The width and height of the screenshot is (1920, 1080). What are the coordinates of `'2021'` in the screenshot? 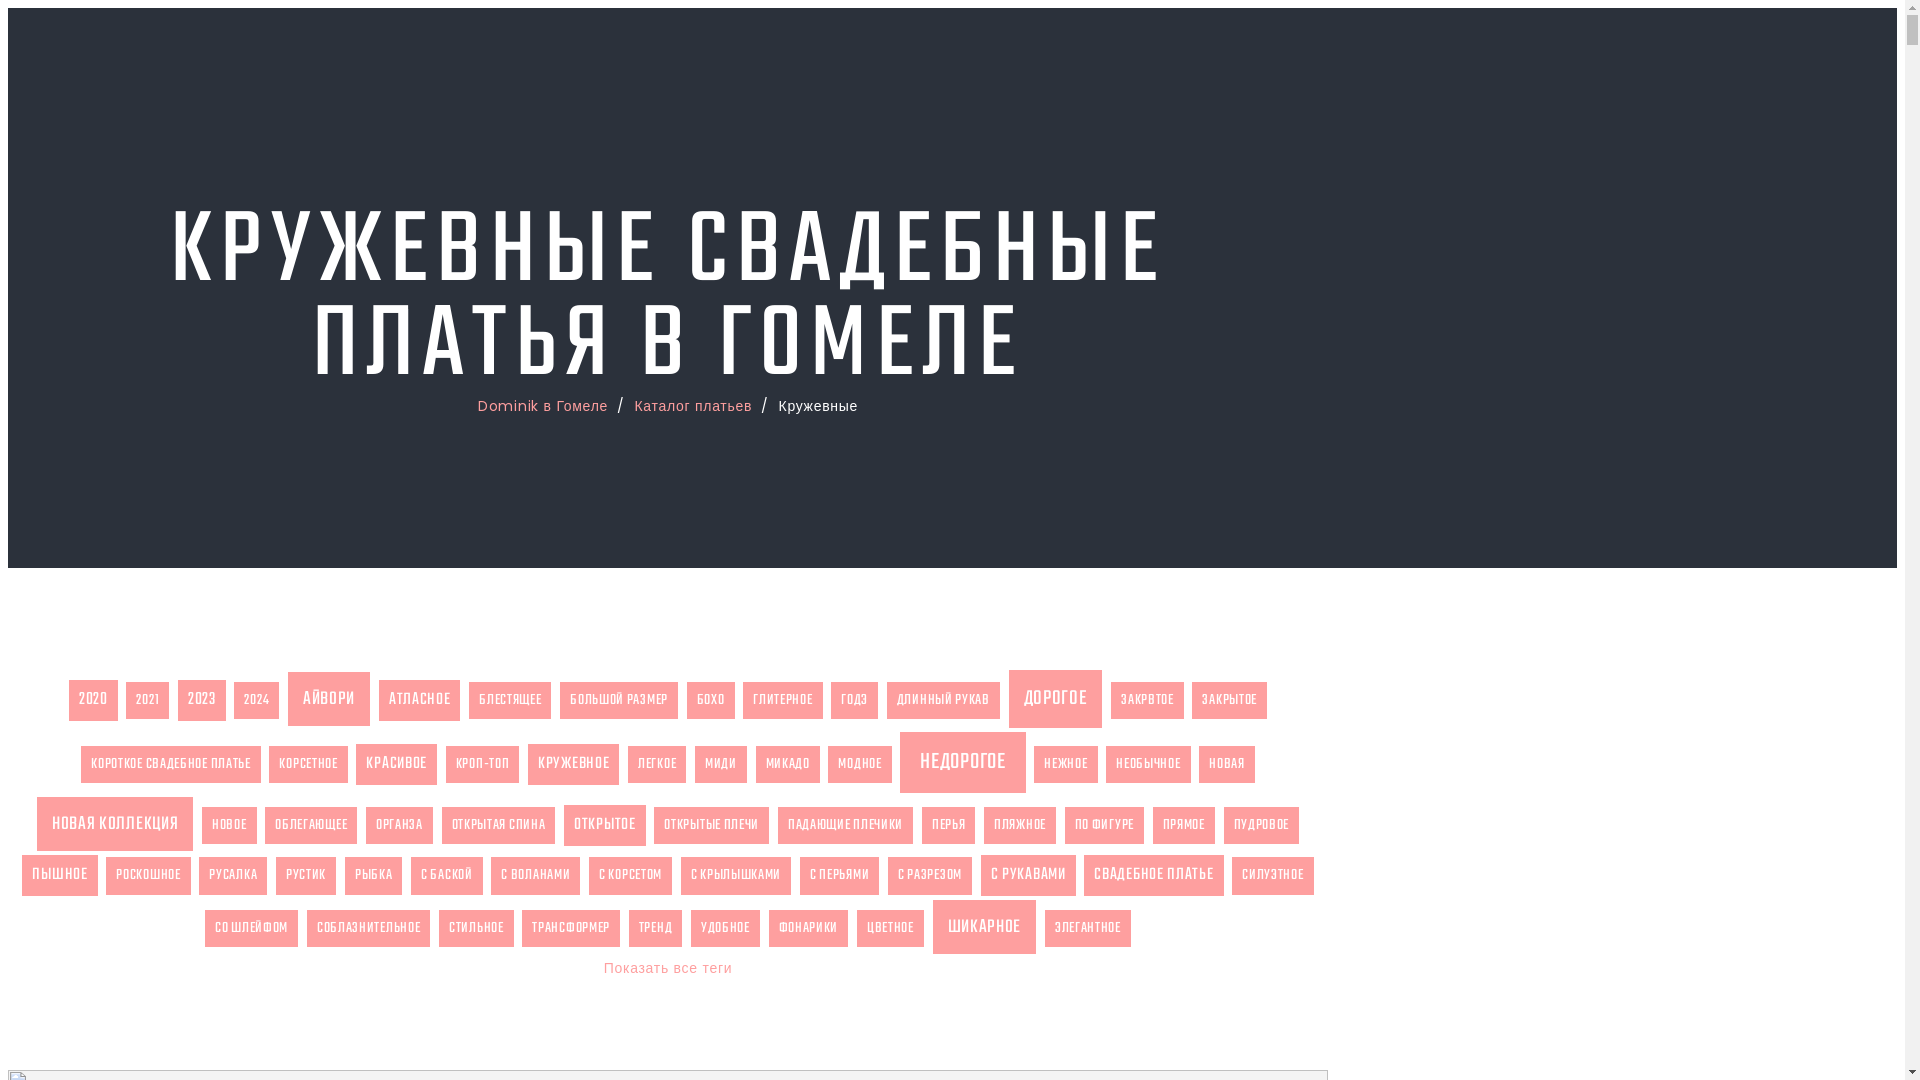 It's located at (146, 699).